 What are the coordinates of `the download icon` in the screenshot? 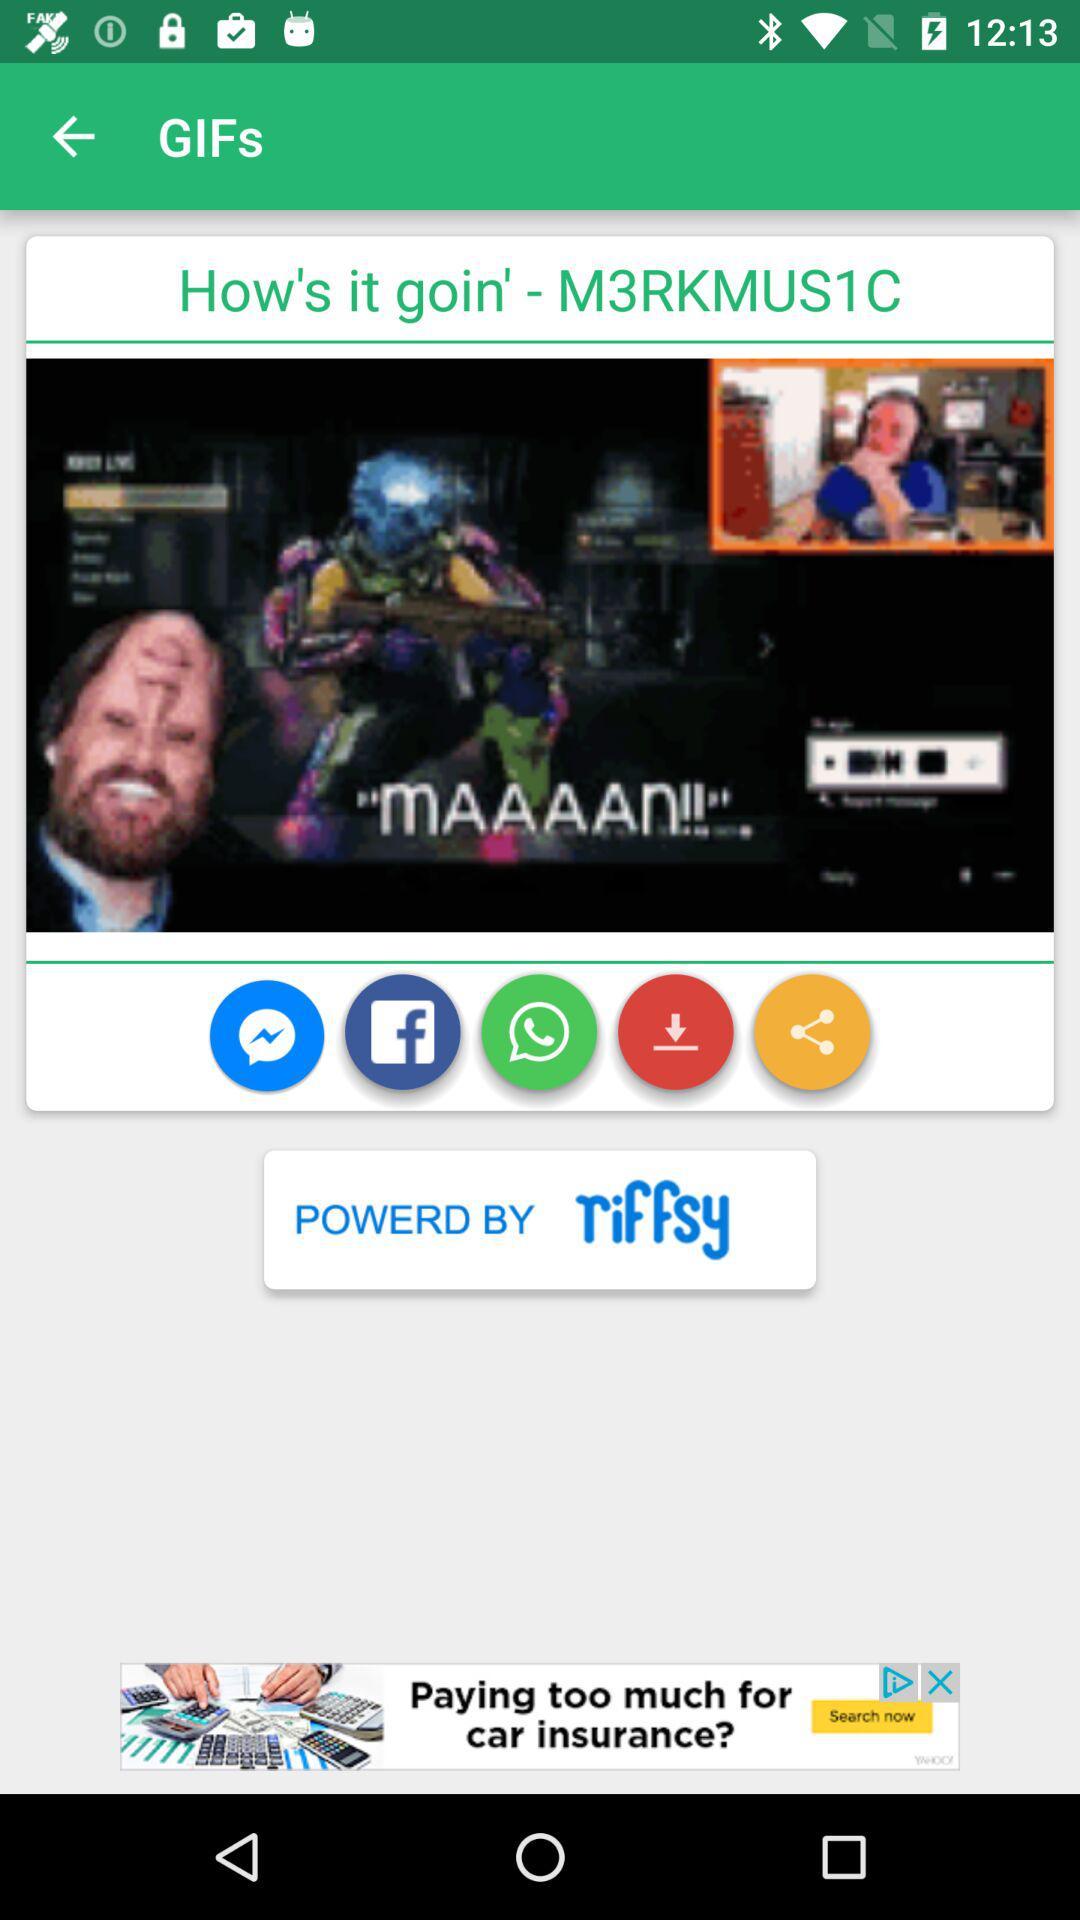 It's located at (675, 1037).